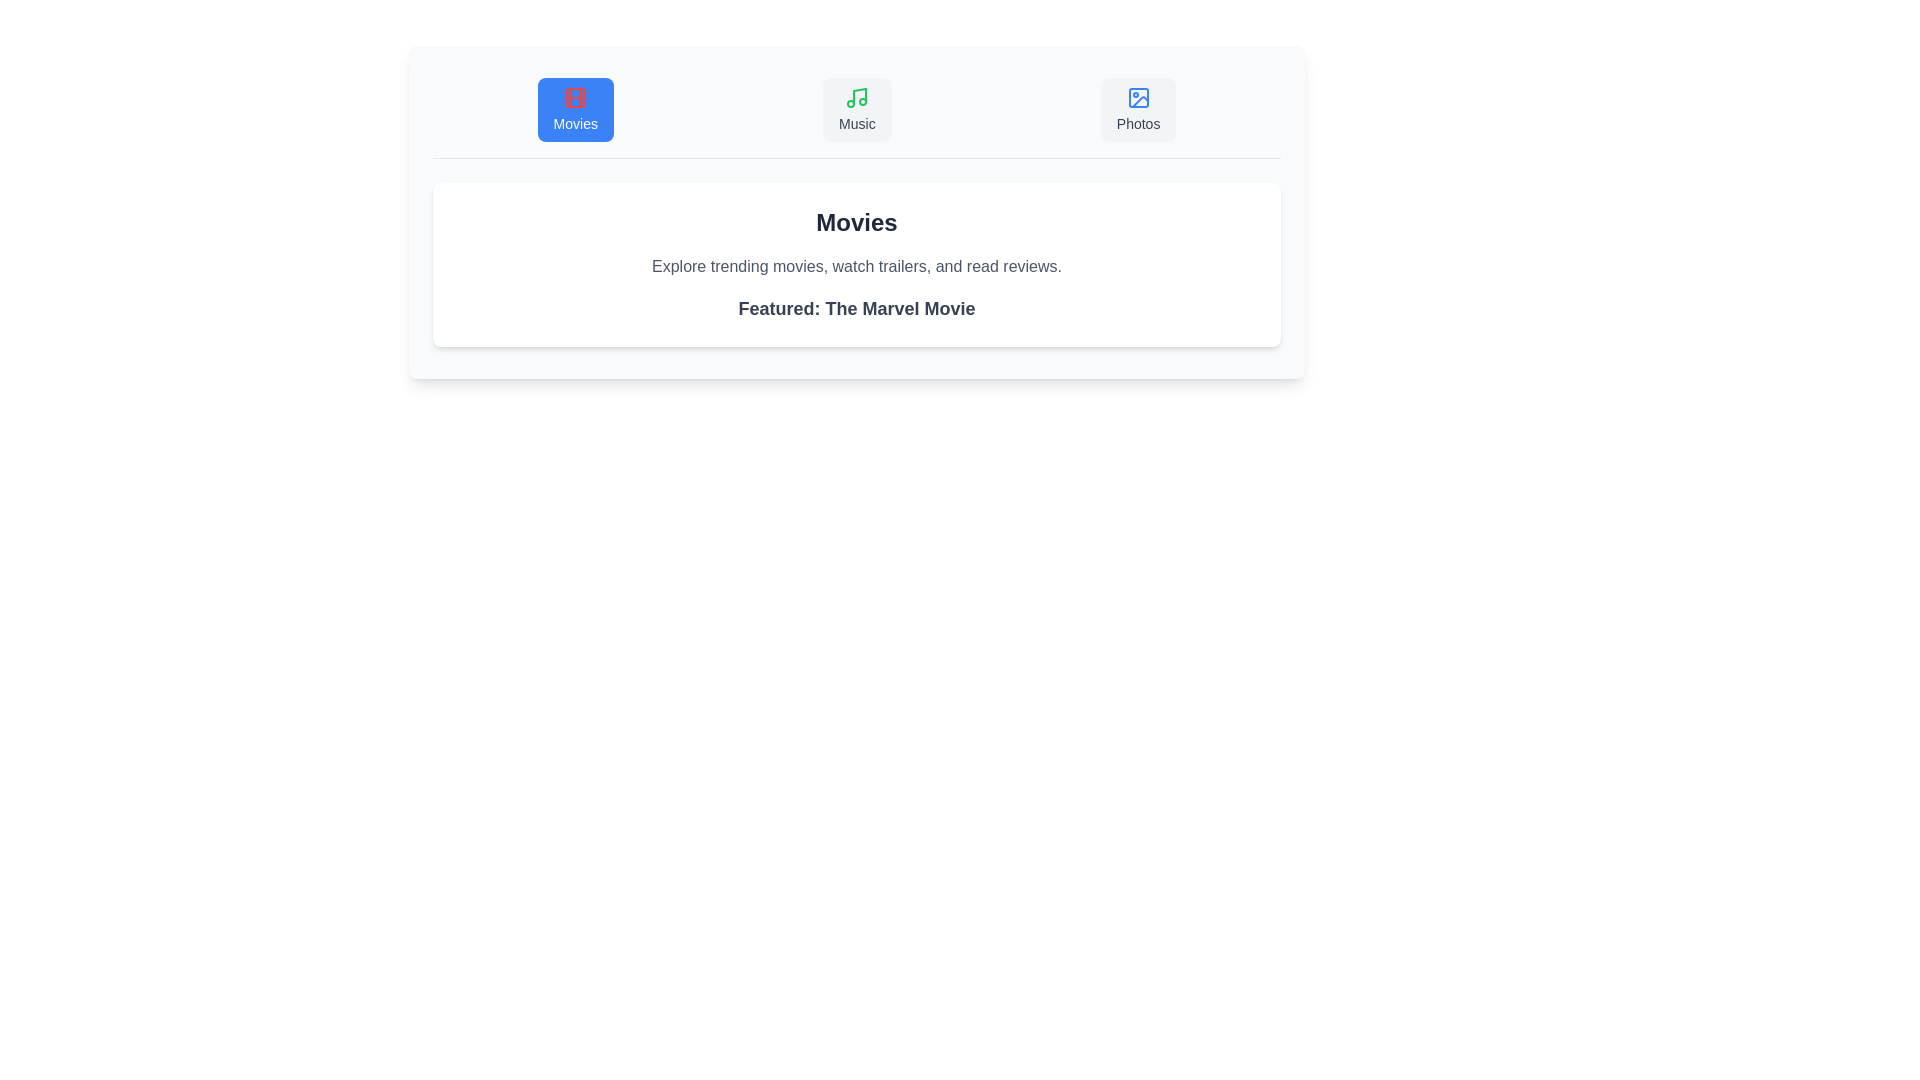 The image size is (1920, 1080). Describe the element at coordinates (574, 110) in the screenshot. I see `the Movies tab in the MultimediaBrowser component` at that location.